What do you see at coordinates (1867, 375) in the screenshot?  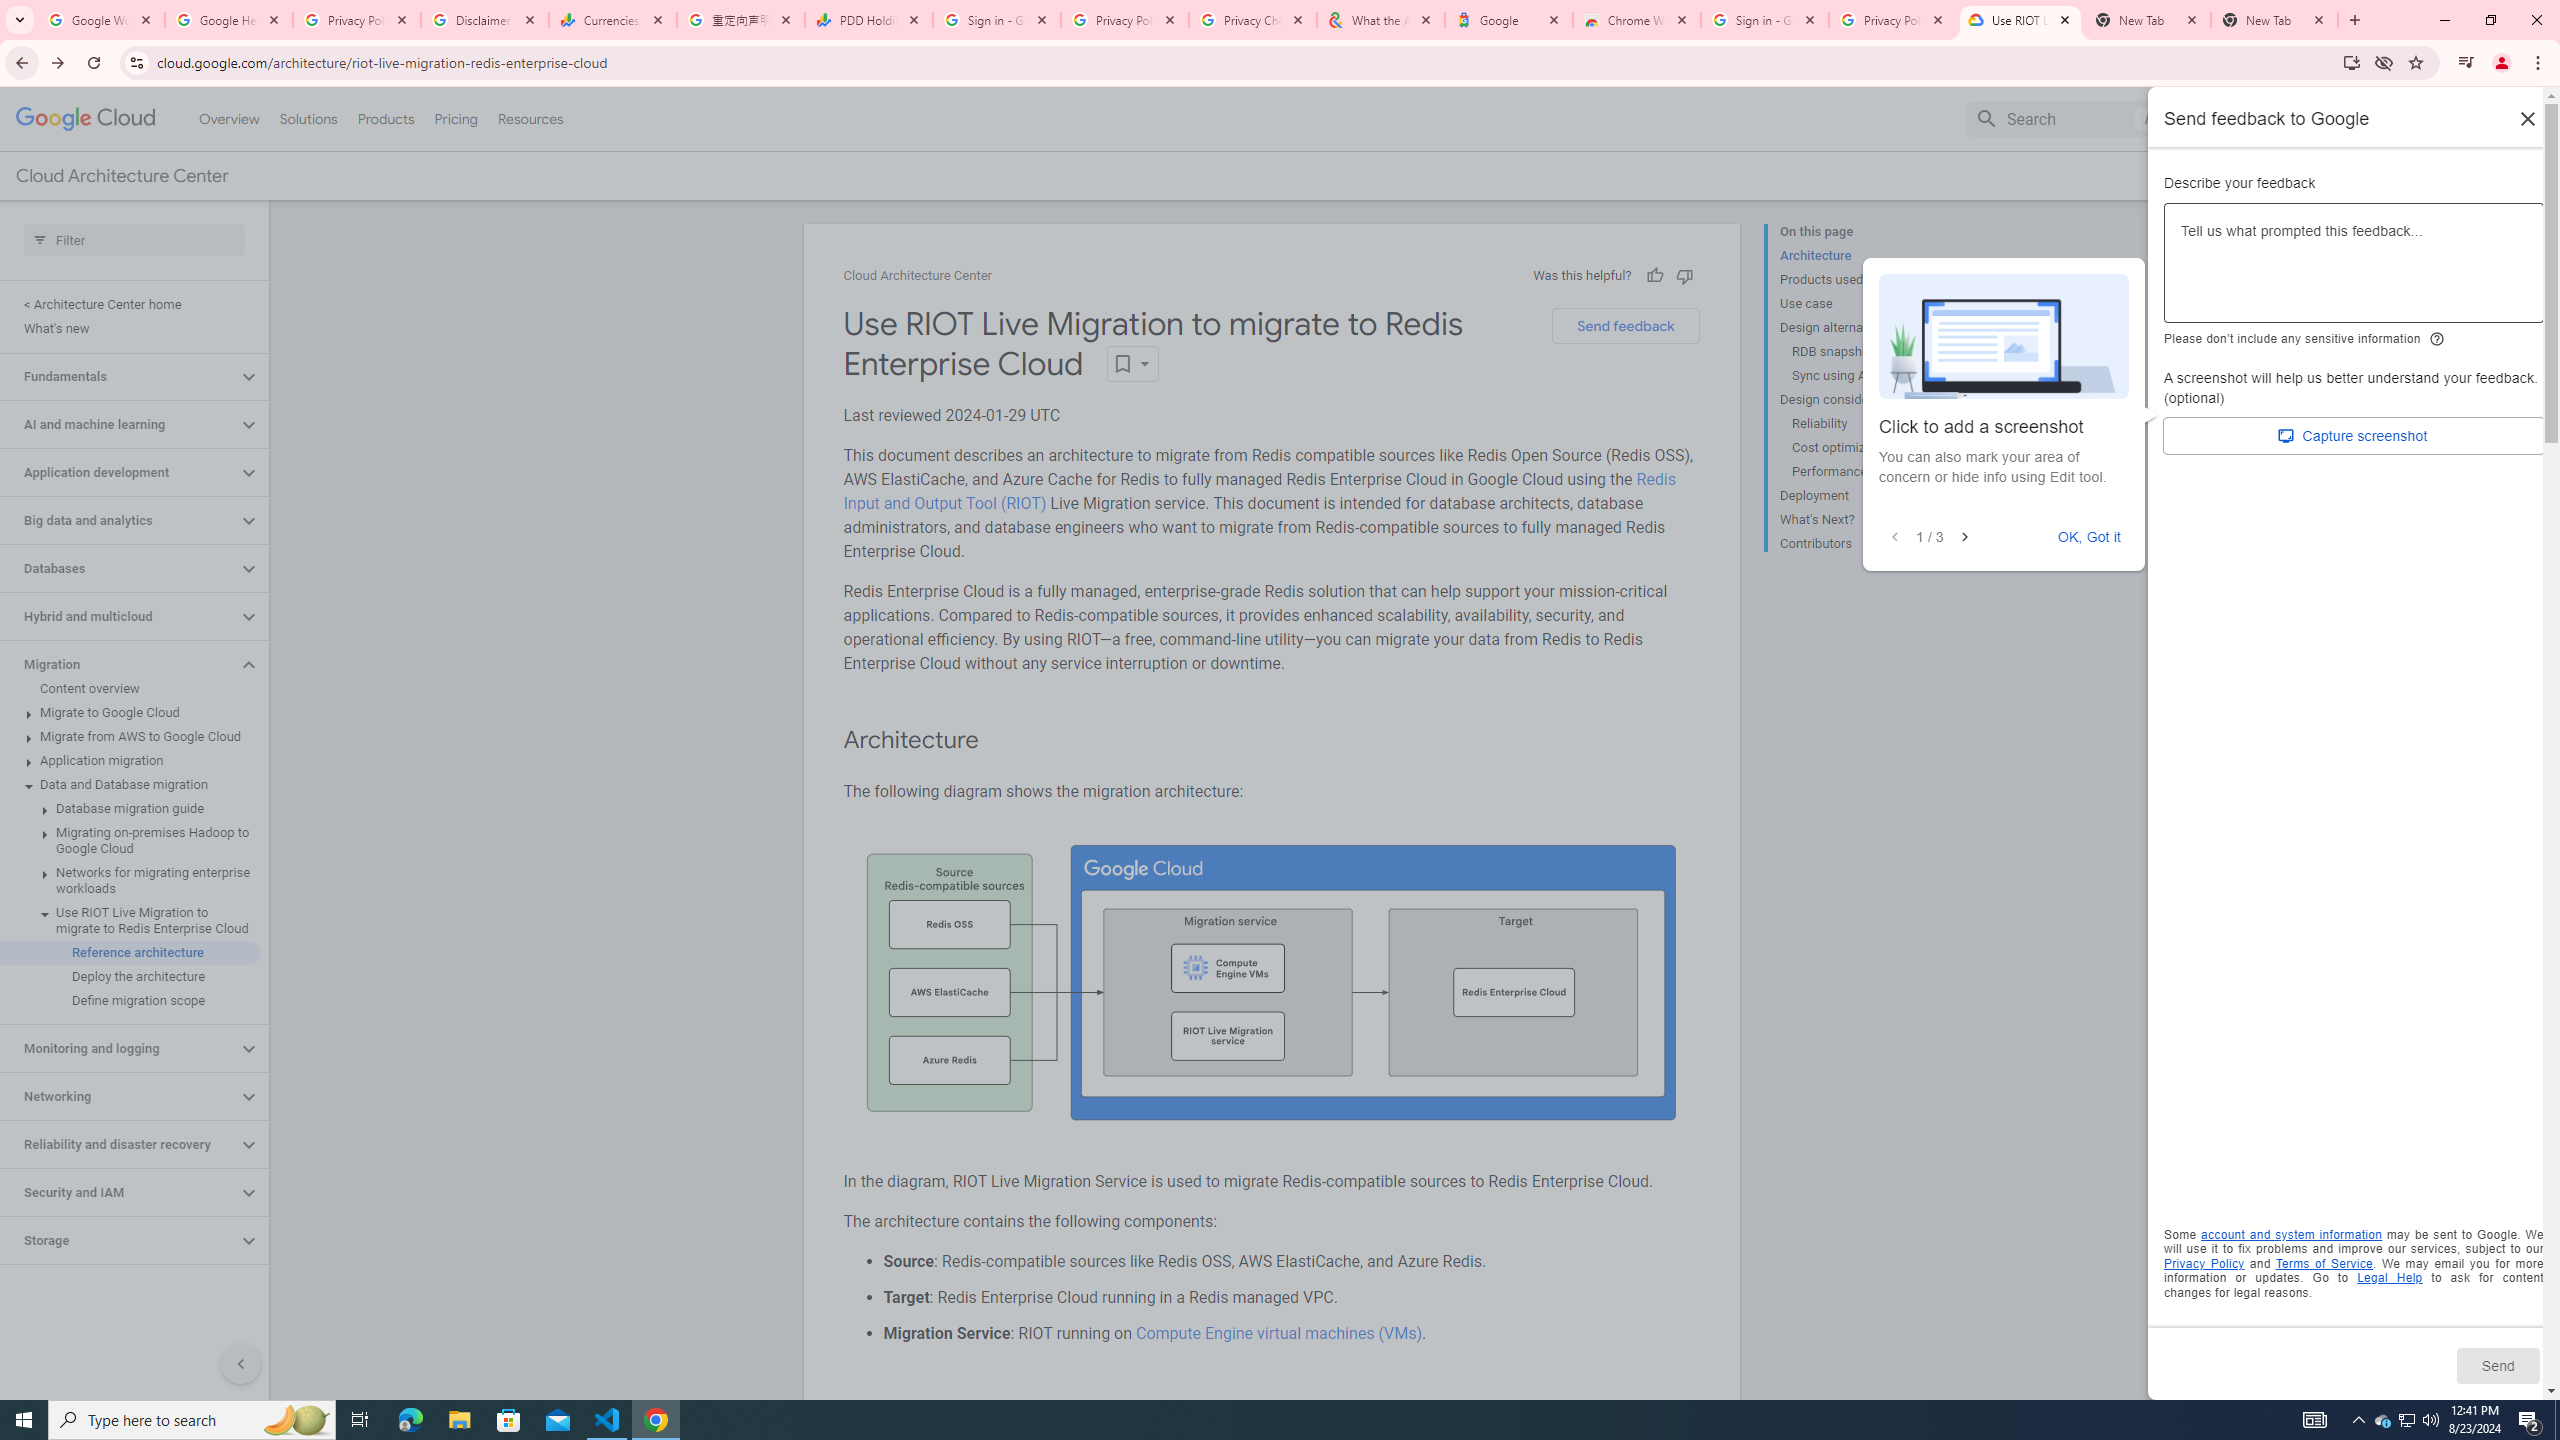 I see `'Sync using Active-Passive'` at bounding box center [1867, 375].